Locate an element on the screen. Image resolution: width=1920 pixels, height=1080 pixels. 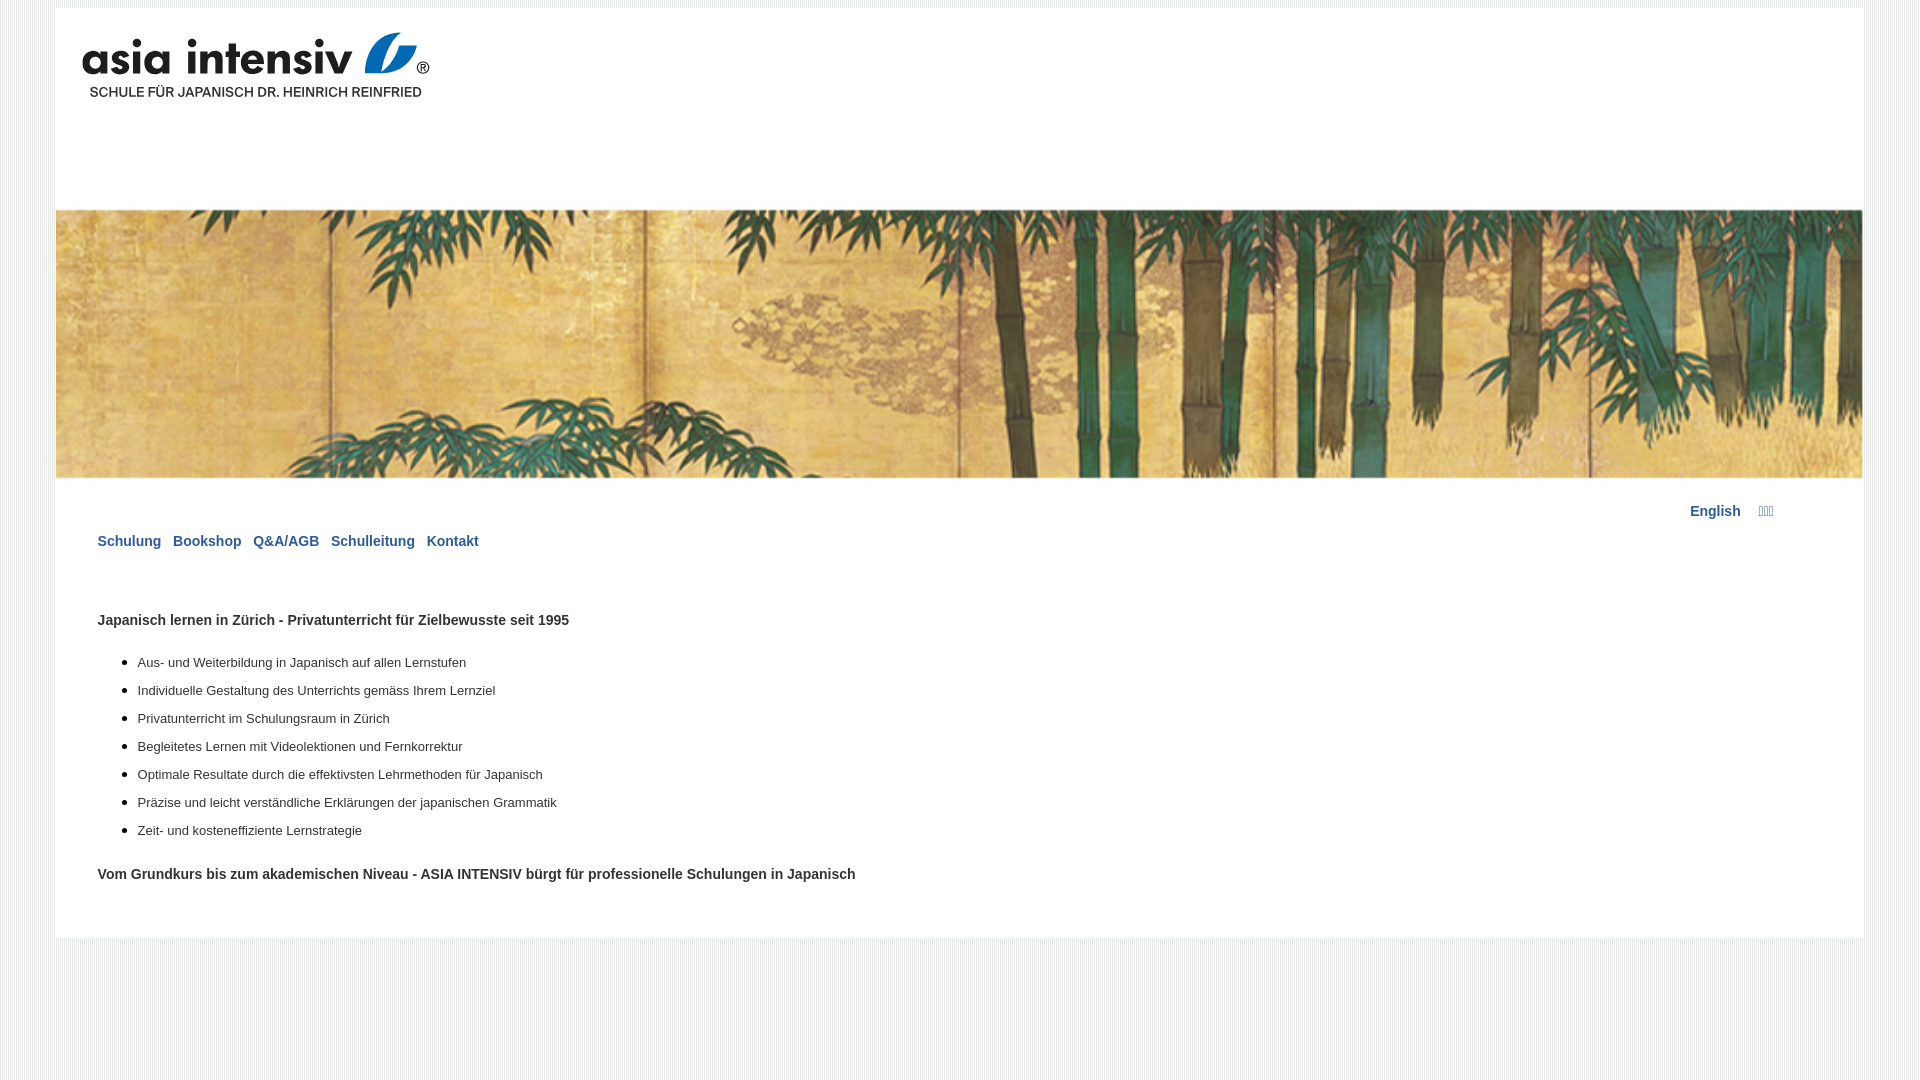
'Schulung' is located at coordinates (128, 540).